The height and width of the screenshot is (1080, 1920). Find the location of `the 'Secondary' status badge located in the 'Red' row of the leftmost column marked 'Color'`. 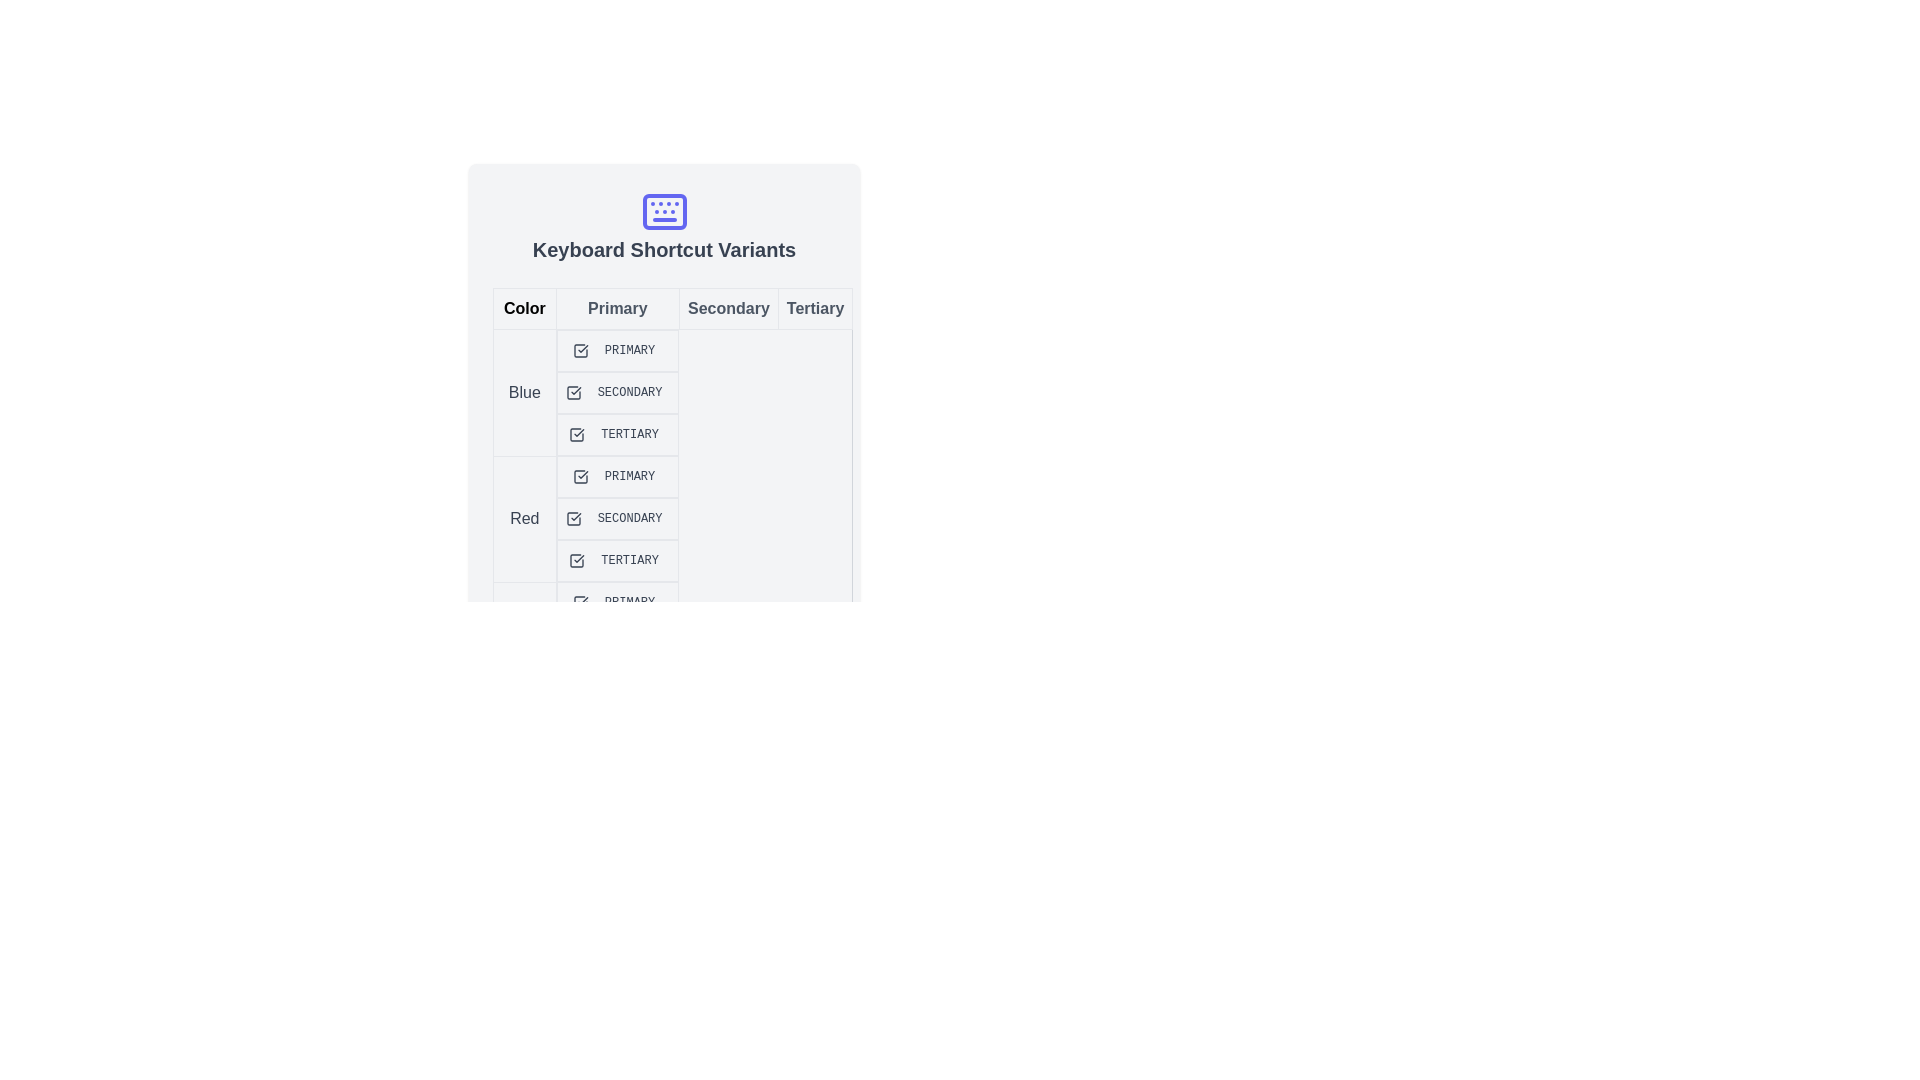

the 'Secondary' status badge located in the 'Red' row of the leftmost column marked 'Color' is located at coordinates (629, 518).